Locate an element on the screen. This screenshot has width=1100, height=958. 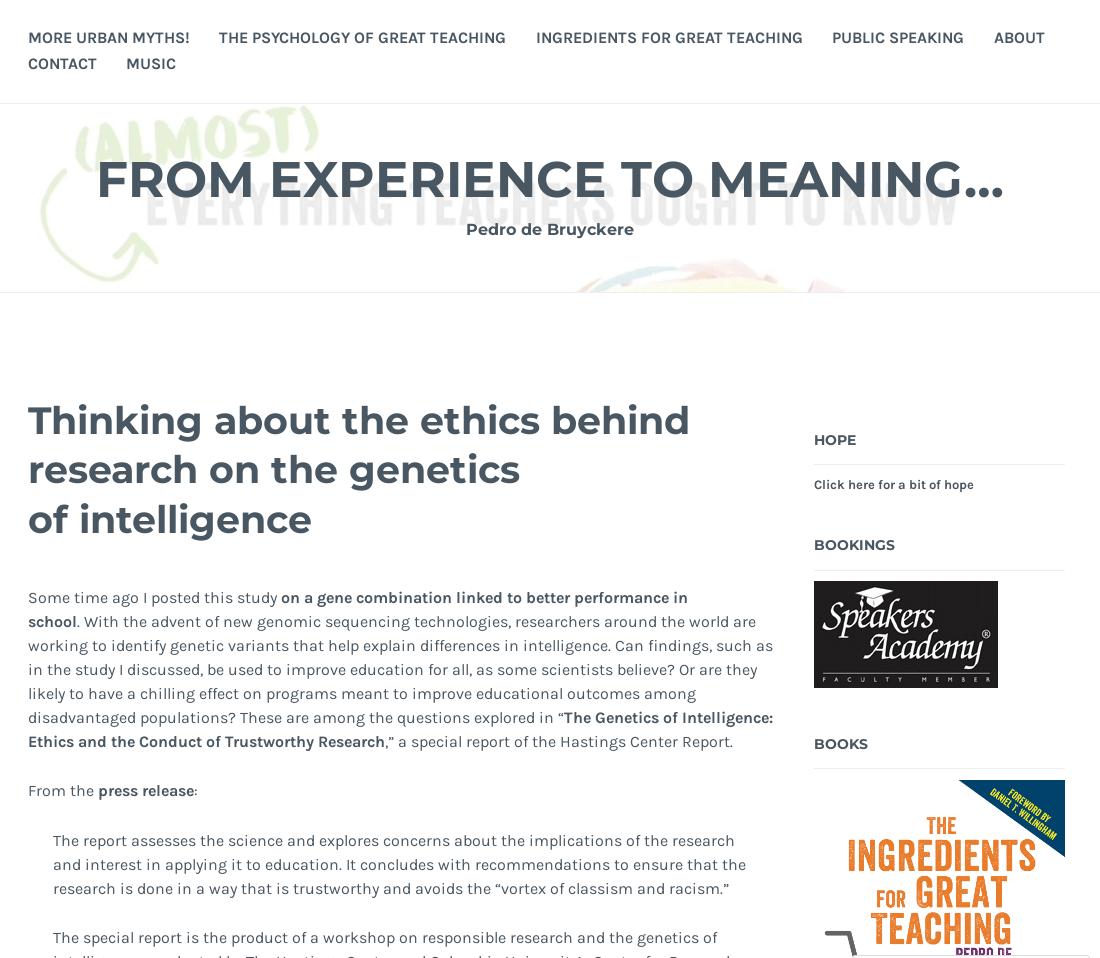
'Contact' is located at coordinates (60, 61).